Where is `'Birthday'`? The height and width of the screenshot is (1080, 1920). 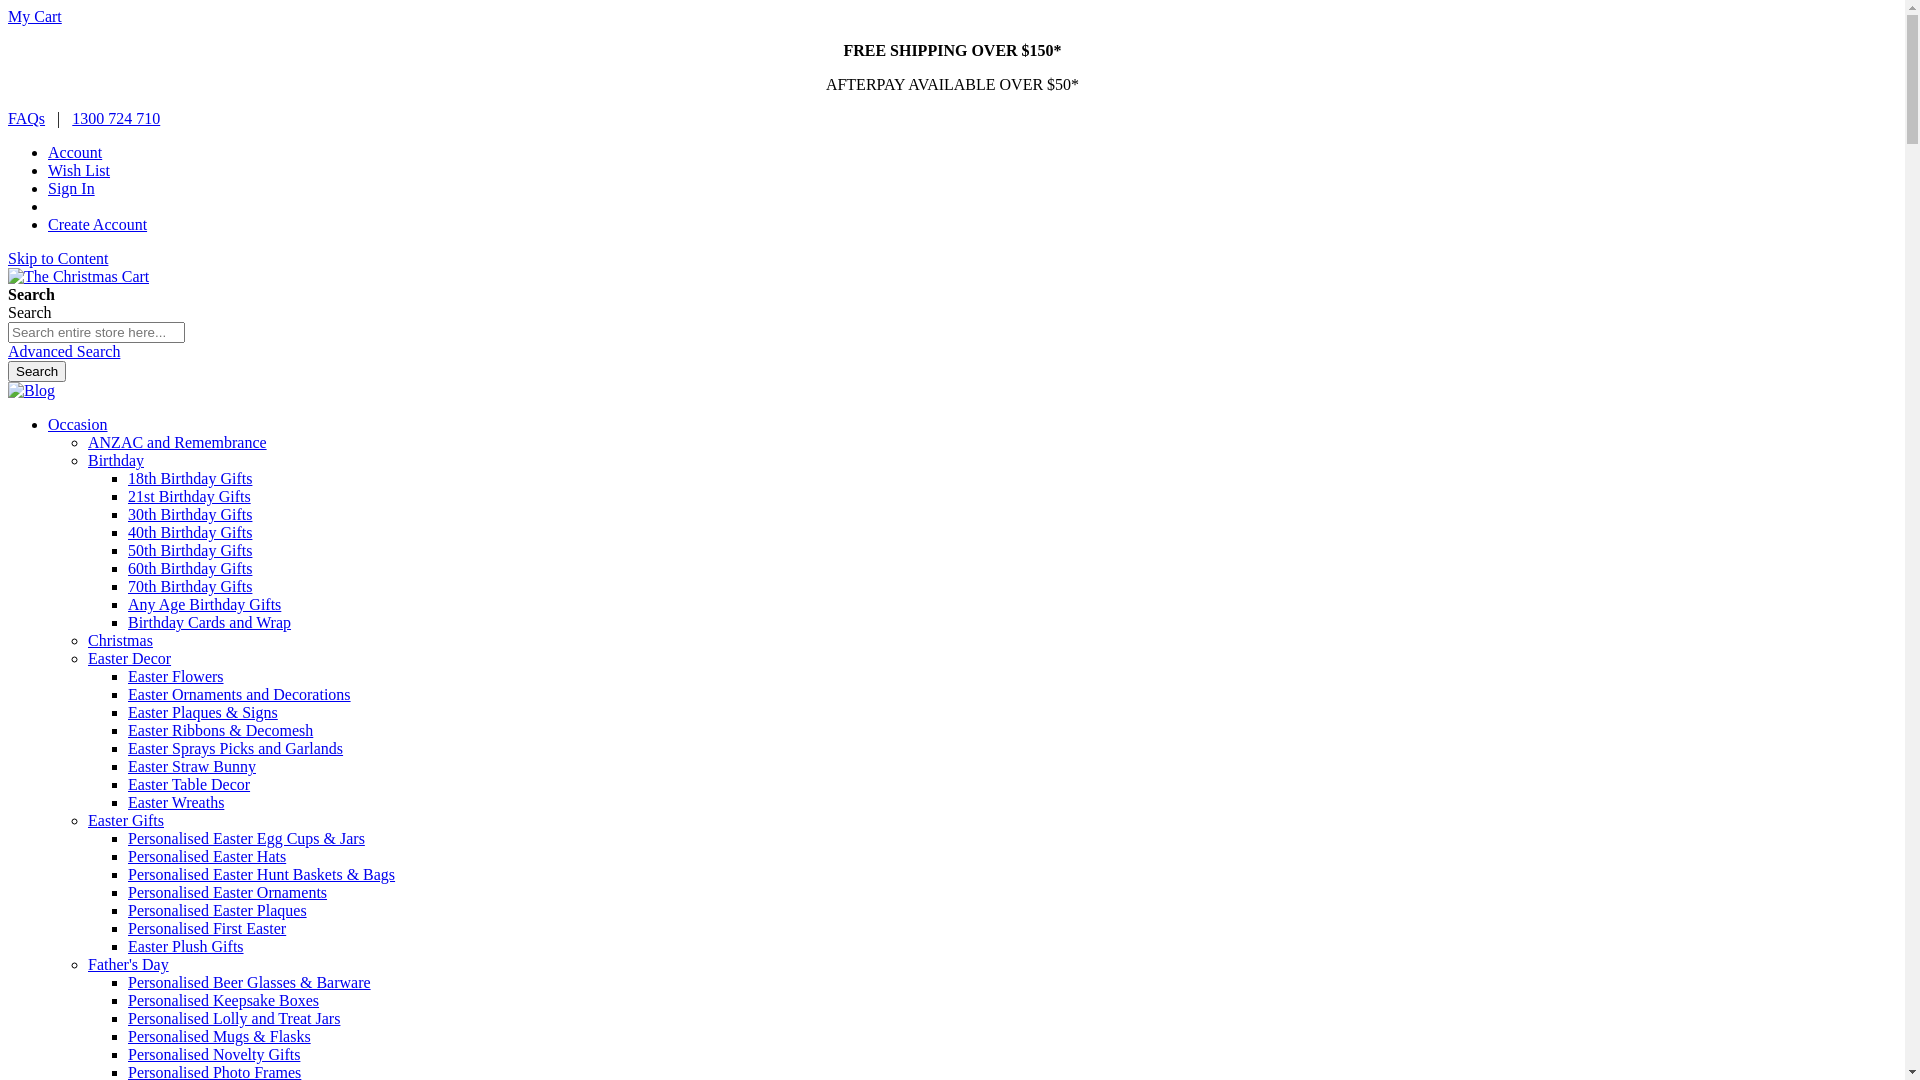 'Birthday' is located at coordinates (114, 460).